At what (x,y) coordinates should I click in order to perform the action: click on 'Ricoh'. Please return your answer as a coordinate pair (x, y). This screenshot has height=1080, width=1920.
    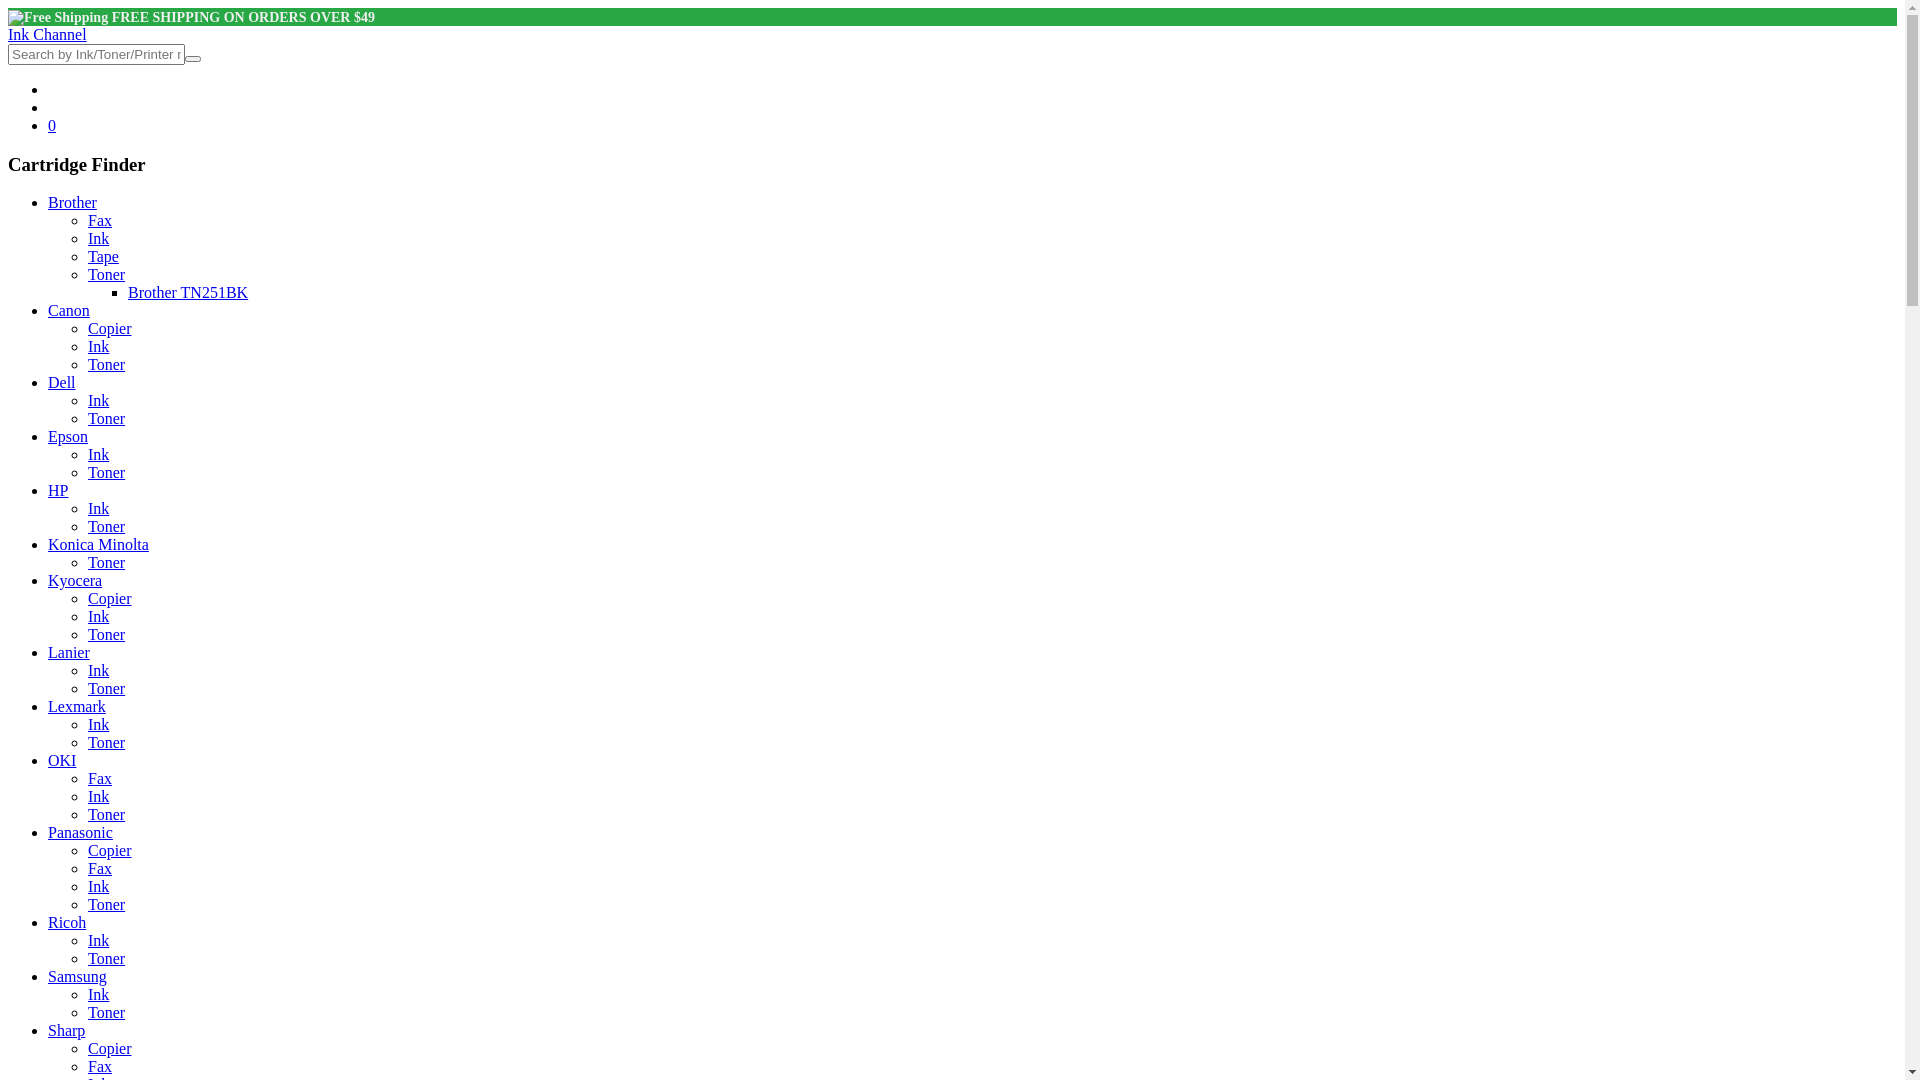
    Looking at the image, I should click on (67, 922).